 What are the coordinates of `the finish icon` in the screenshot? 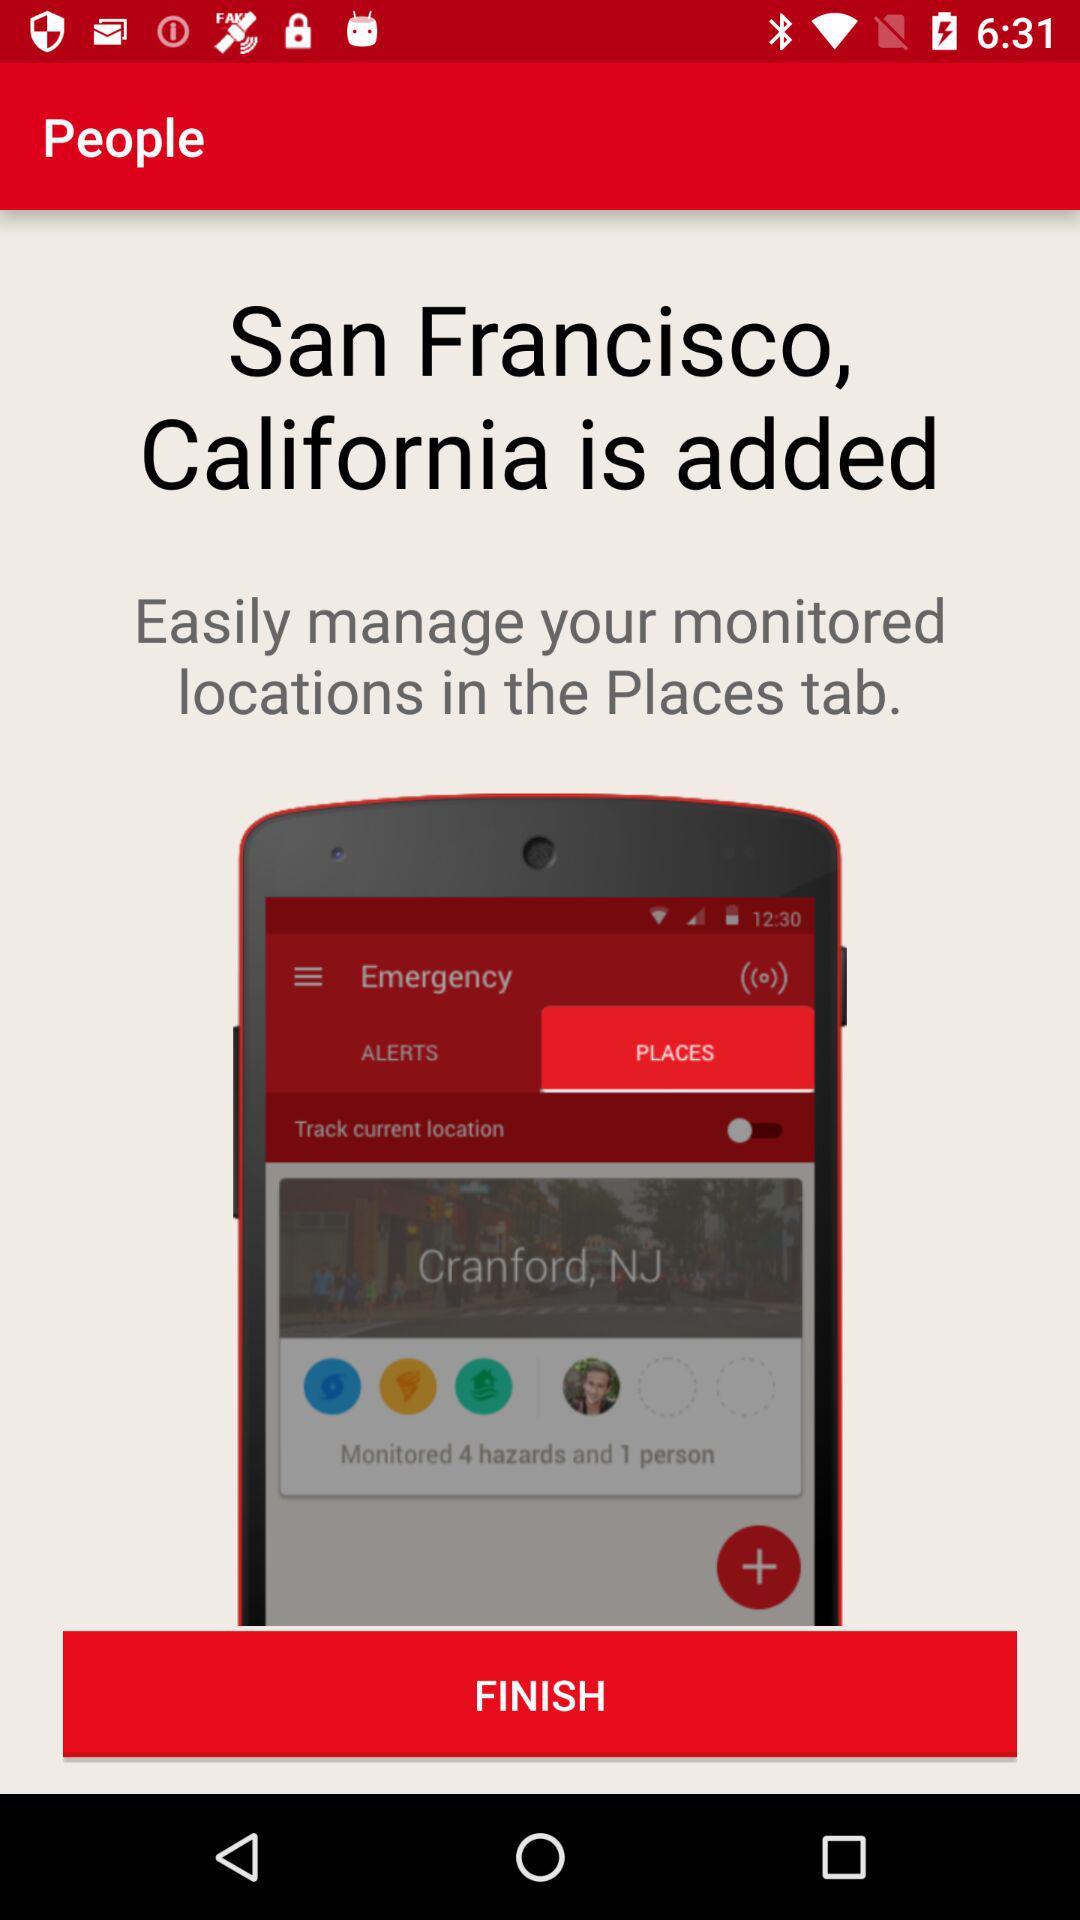 It's located at (540, 1693).